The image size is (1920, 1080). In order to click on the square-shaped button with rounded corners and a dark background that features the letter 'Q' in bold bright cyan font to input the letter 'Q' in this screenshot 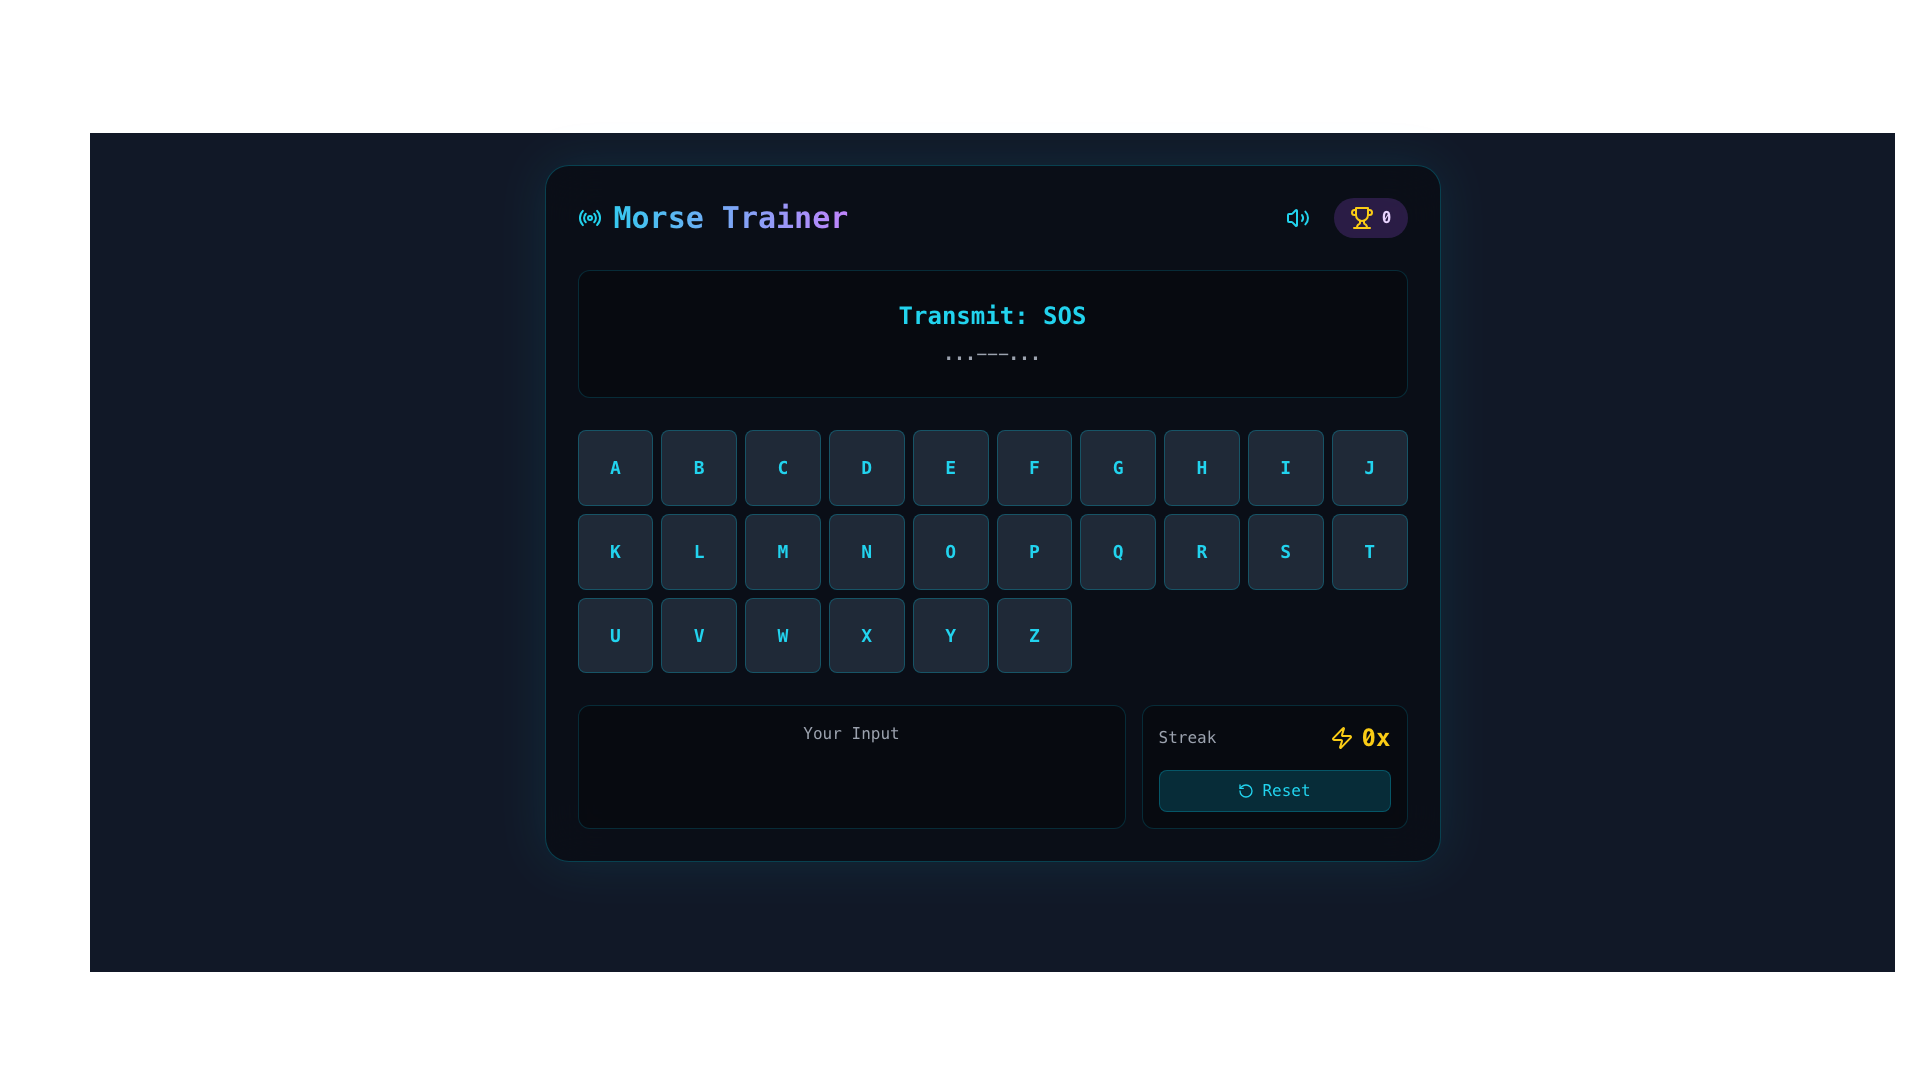, I will do `click(1117, 551)`.